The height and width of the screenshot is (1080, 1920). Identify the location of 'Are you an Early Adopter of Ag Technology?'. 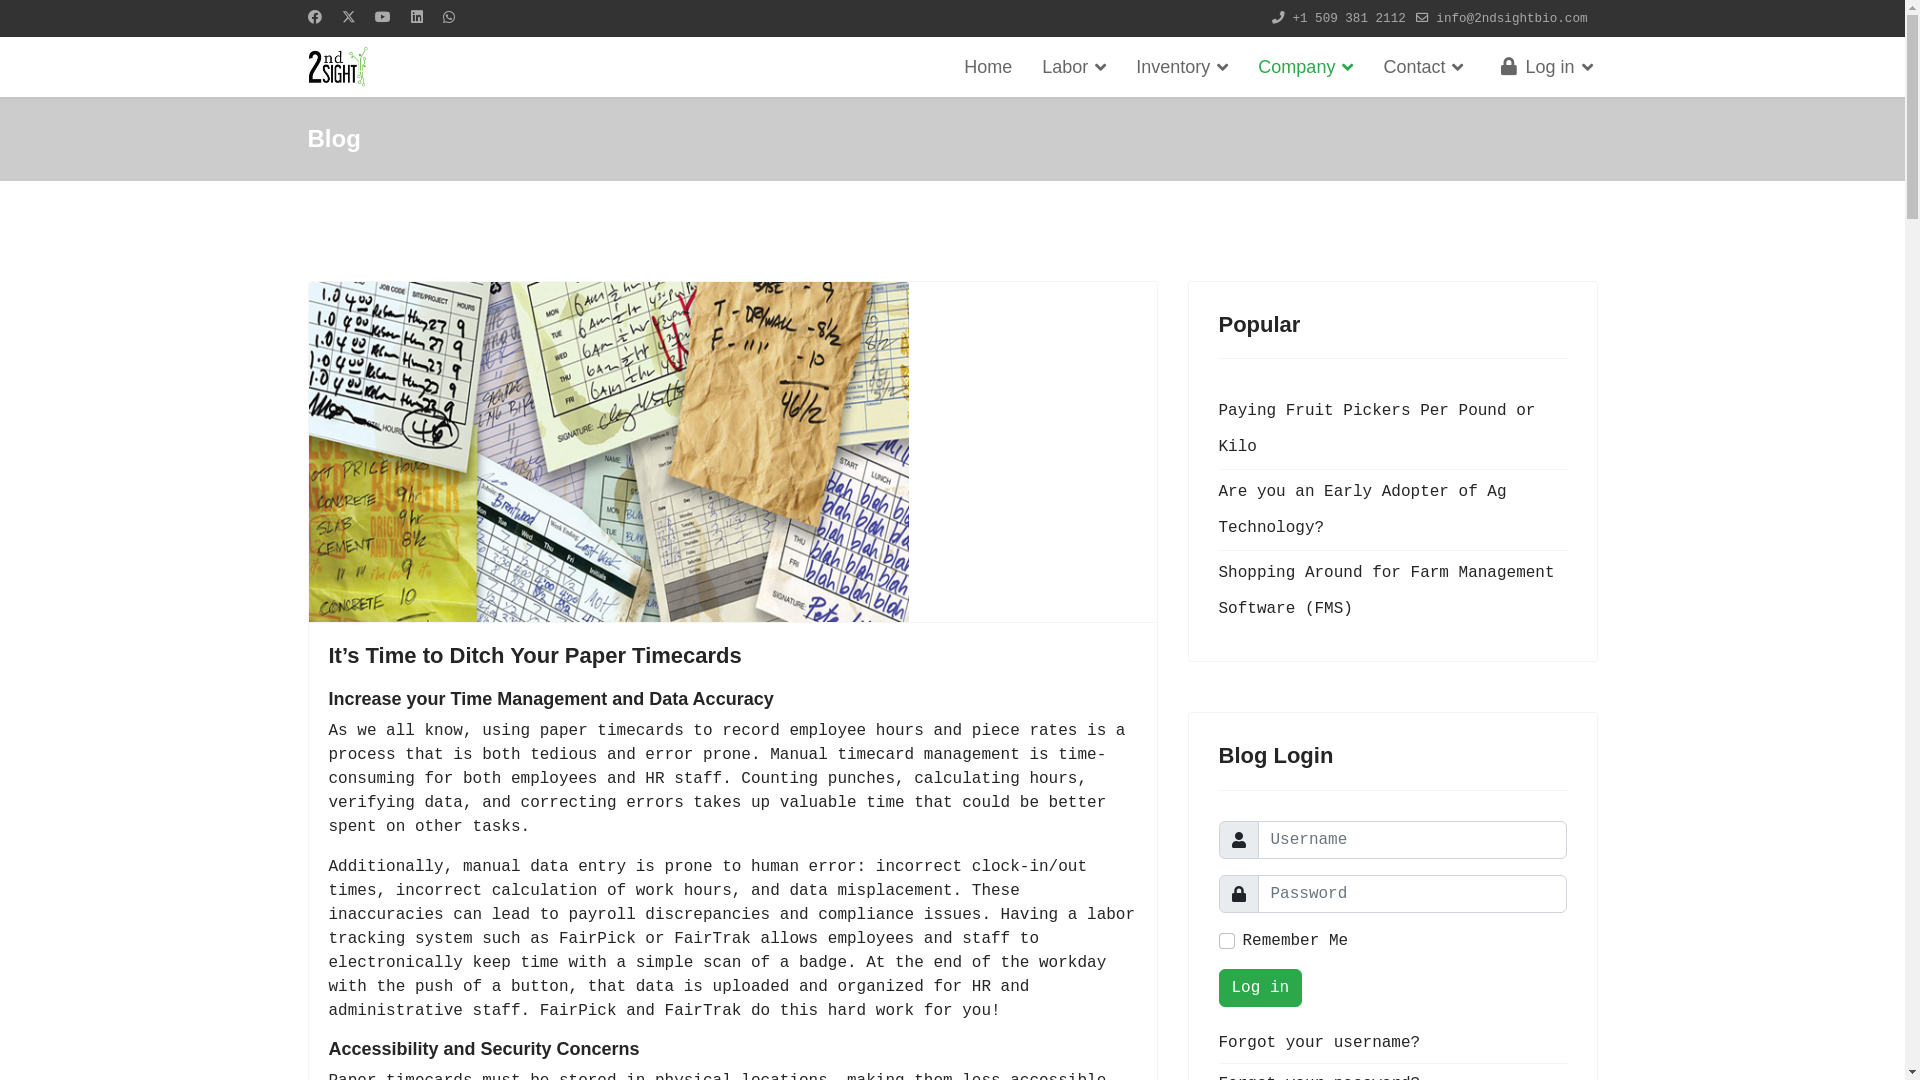
(1391, 508).